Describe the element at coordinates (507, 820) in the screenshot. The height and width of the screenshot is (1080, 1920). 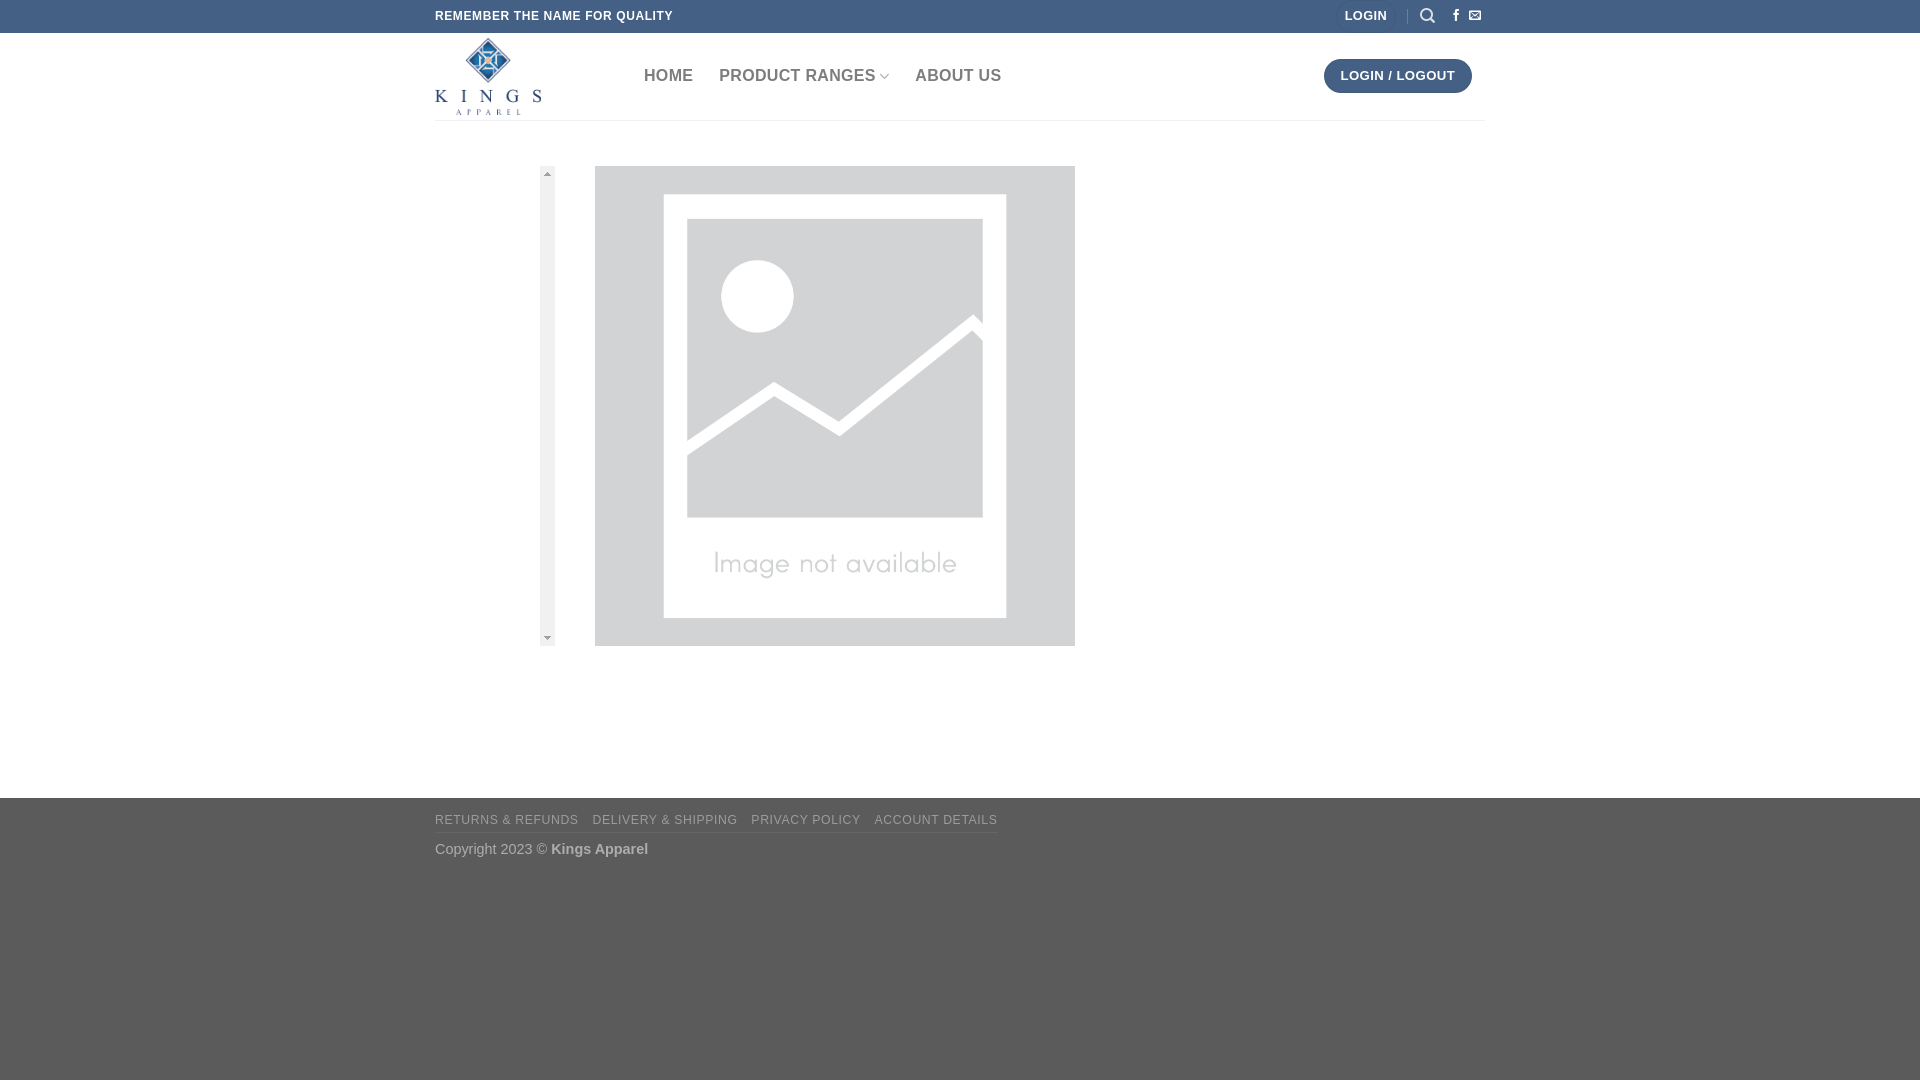
I see `'RETURNS & REFUNDS'` at that location.